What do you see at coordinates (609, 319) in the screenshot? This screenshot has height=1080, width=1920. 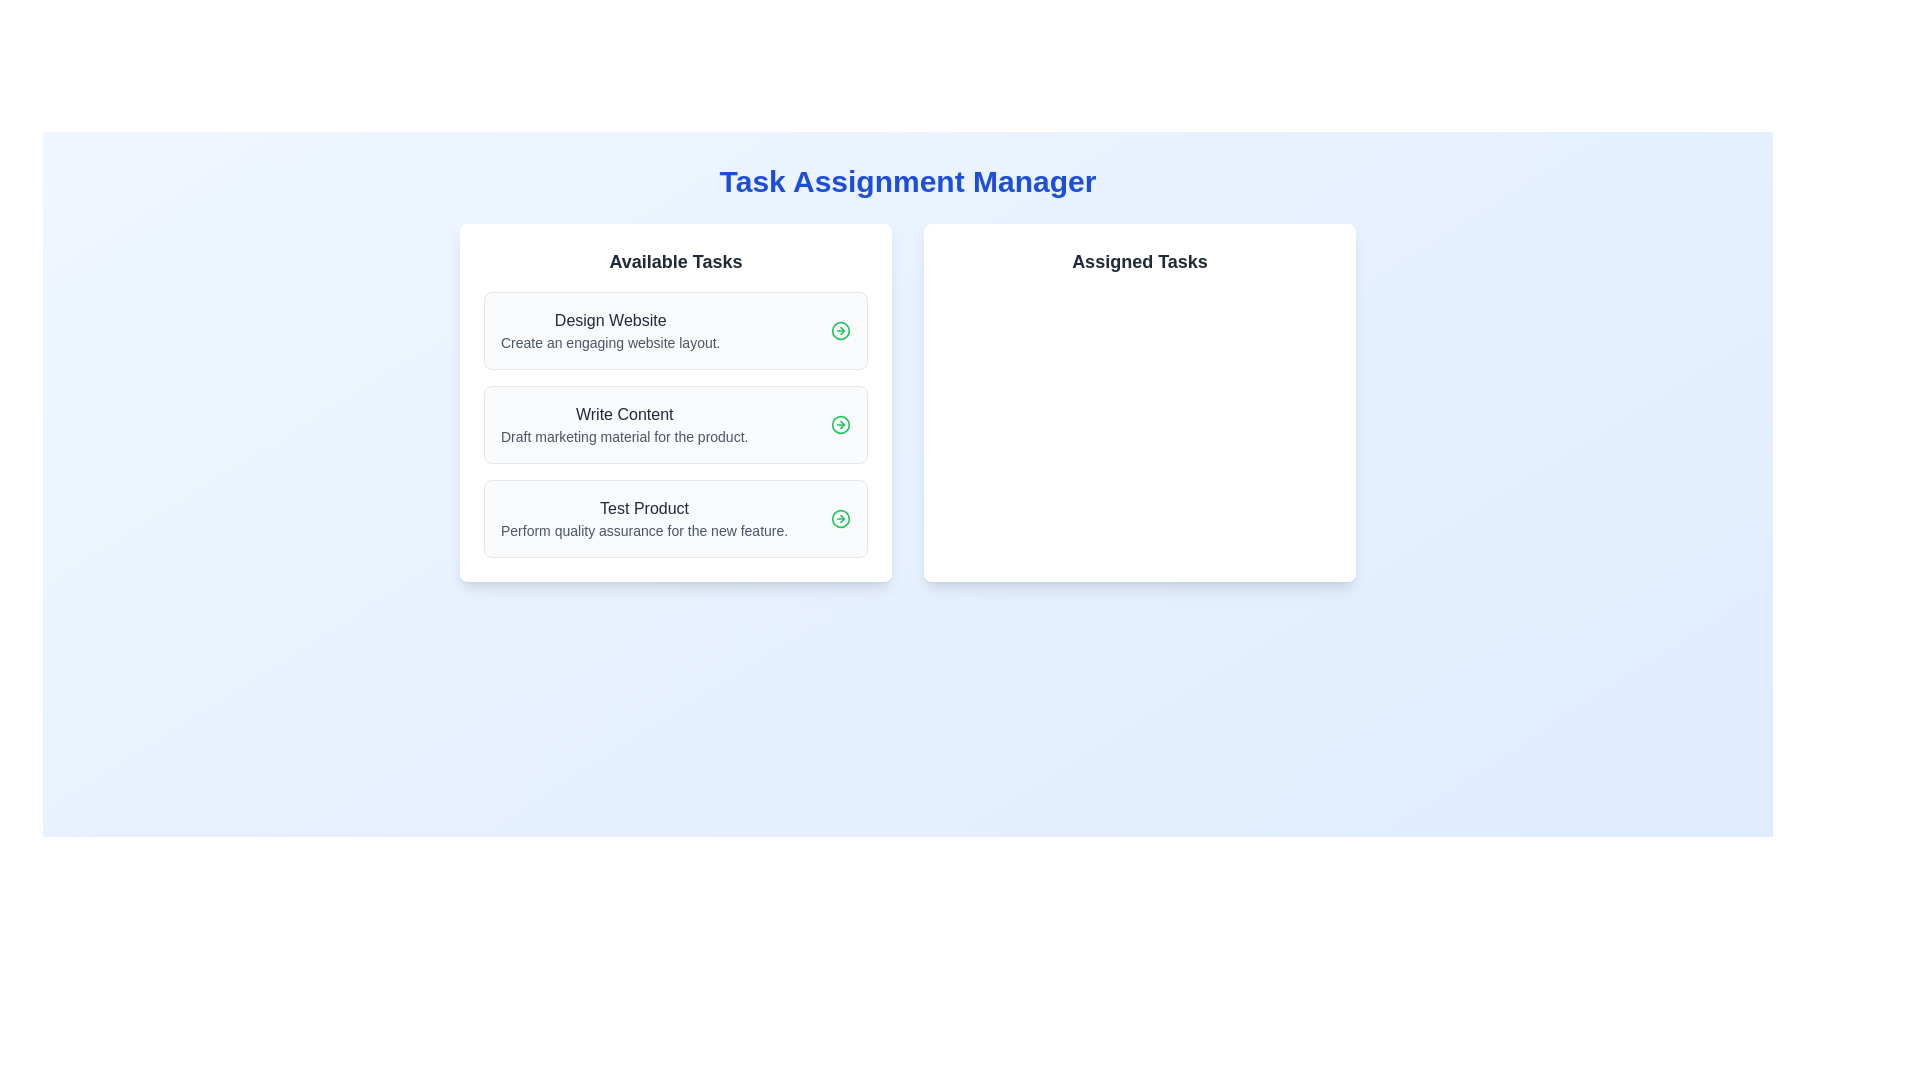 I see `the 'Design Website' label, which is the title of the first task card in the 'Available Tasks' section, styled with medium font weight and dark gray color` at bounding box center [609, 319].